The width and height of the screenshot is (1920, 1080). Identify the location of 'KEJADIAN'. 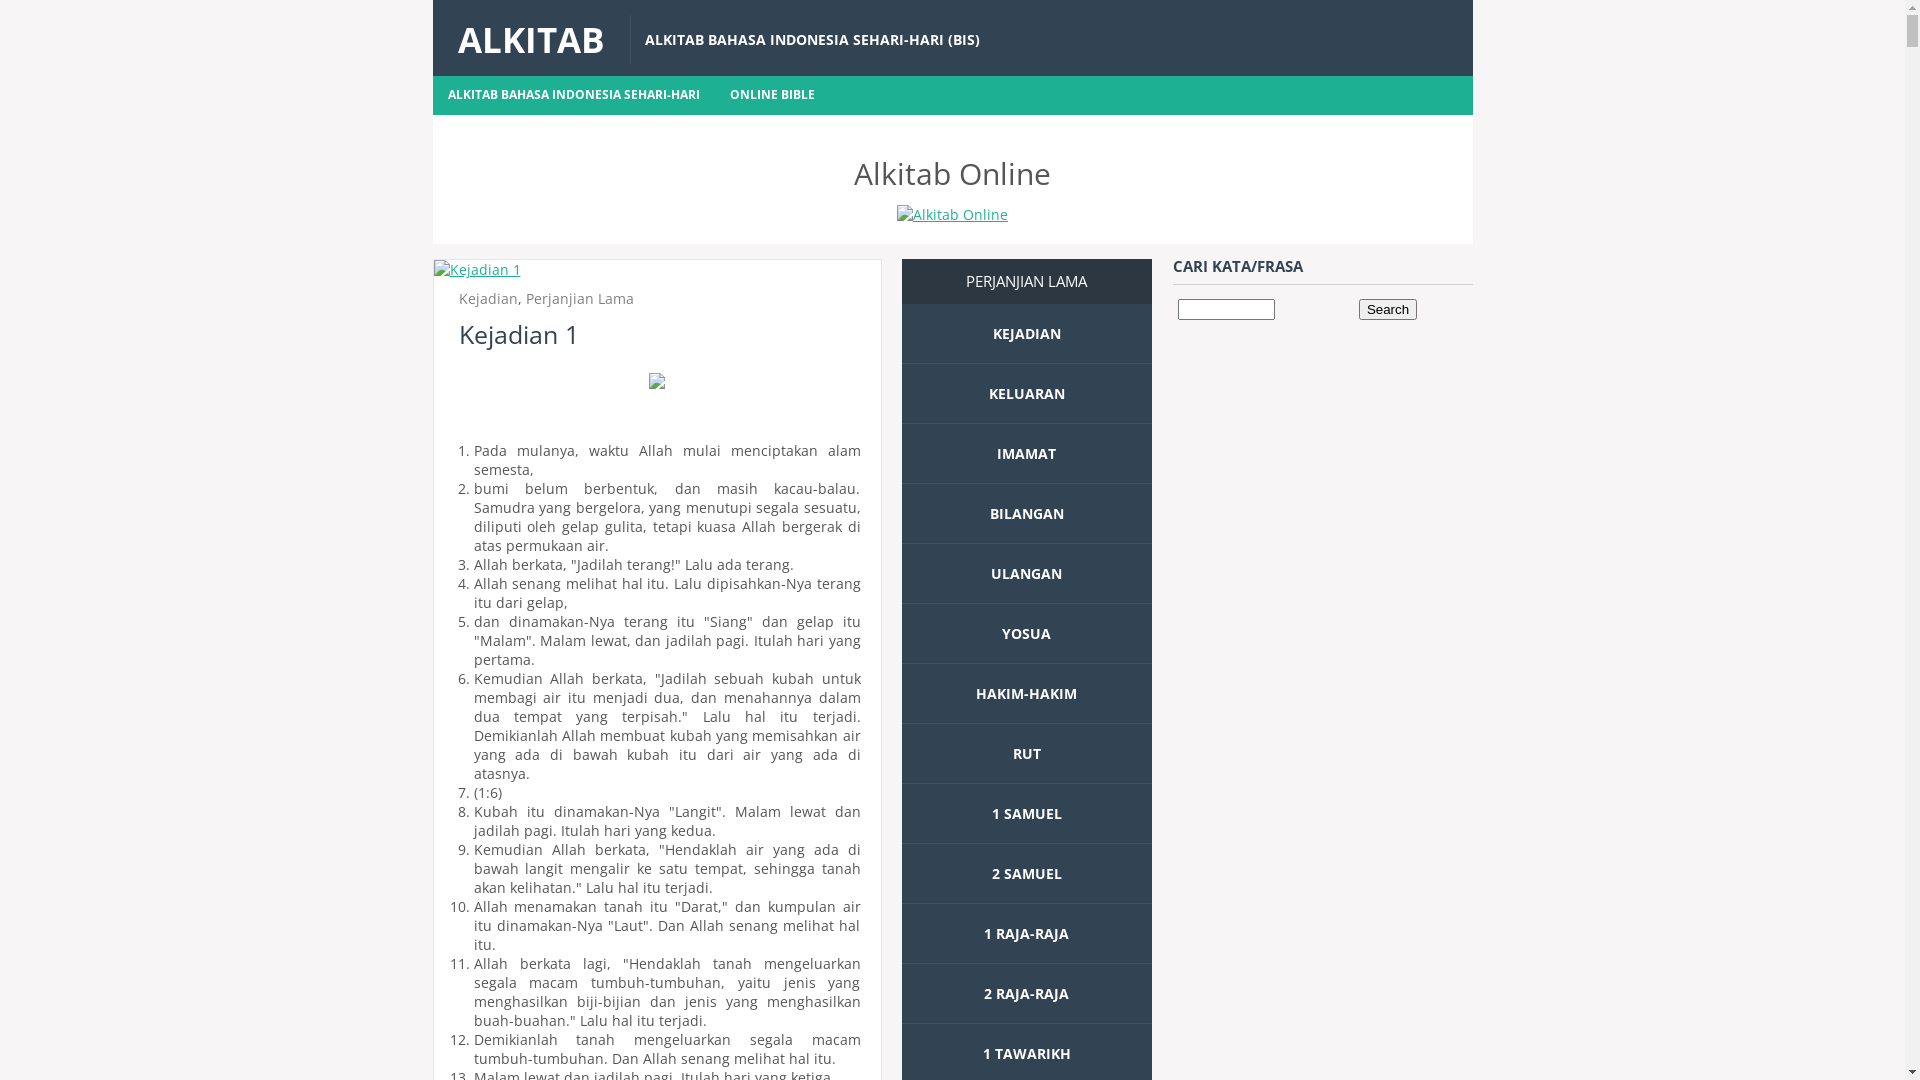
(992, 332).